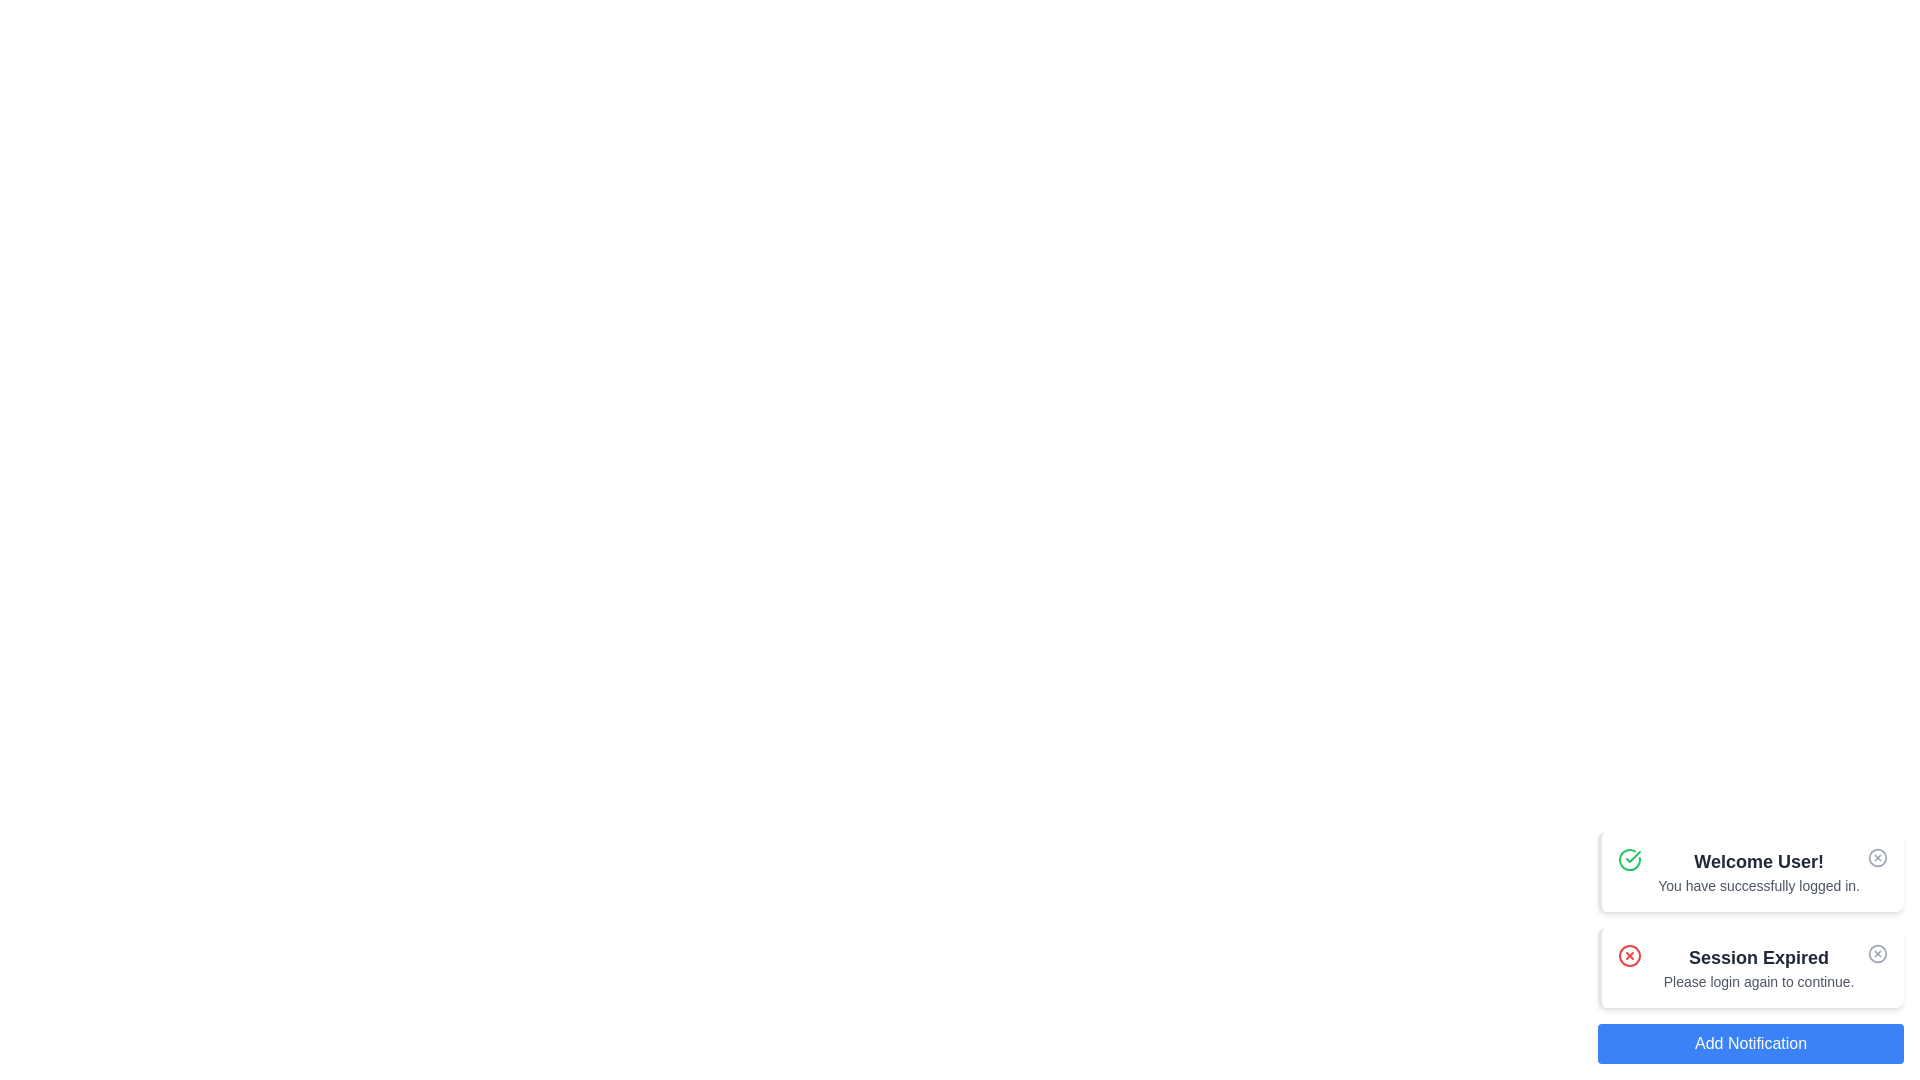  Describe the element at coordinates (1630, 955) in the screenshot. I see `the notification with error icon` at that location.